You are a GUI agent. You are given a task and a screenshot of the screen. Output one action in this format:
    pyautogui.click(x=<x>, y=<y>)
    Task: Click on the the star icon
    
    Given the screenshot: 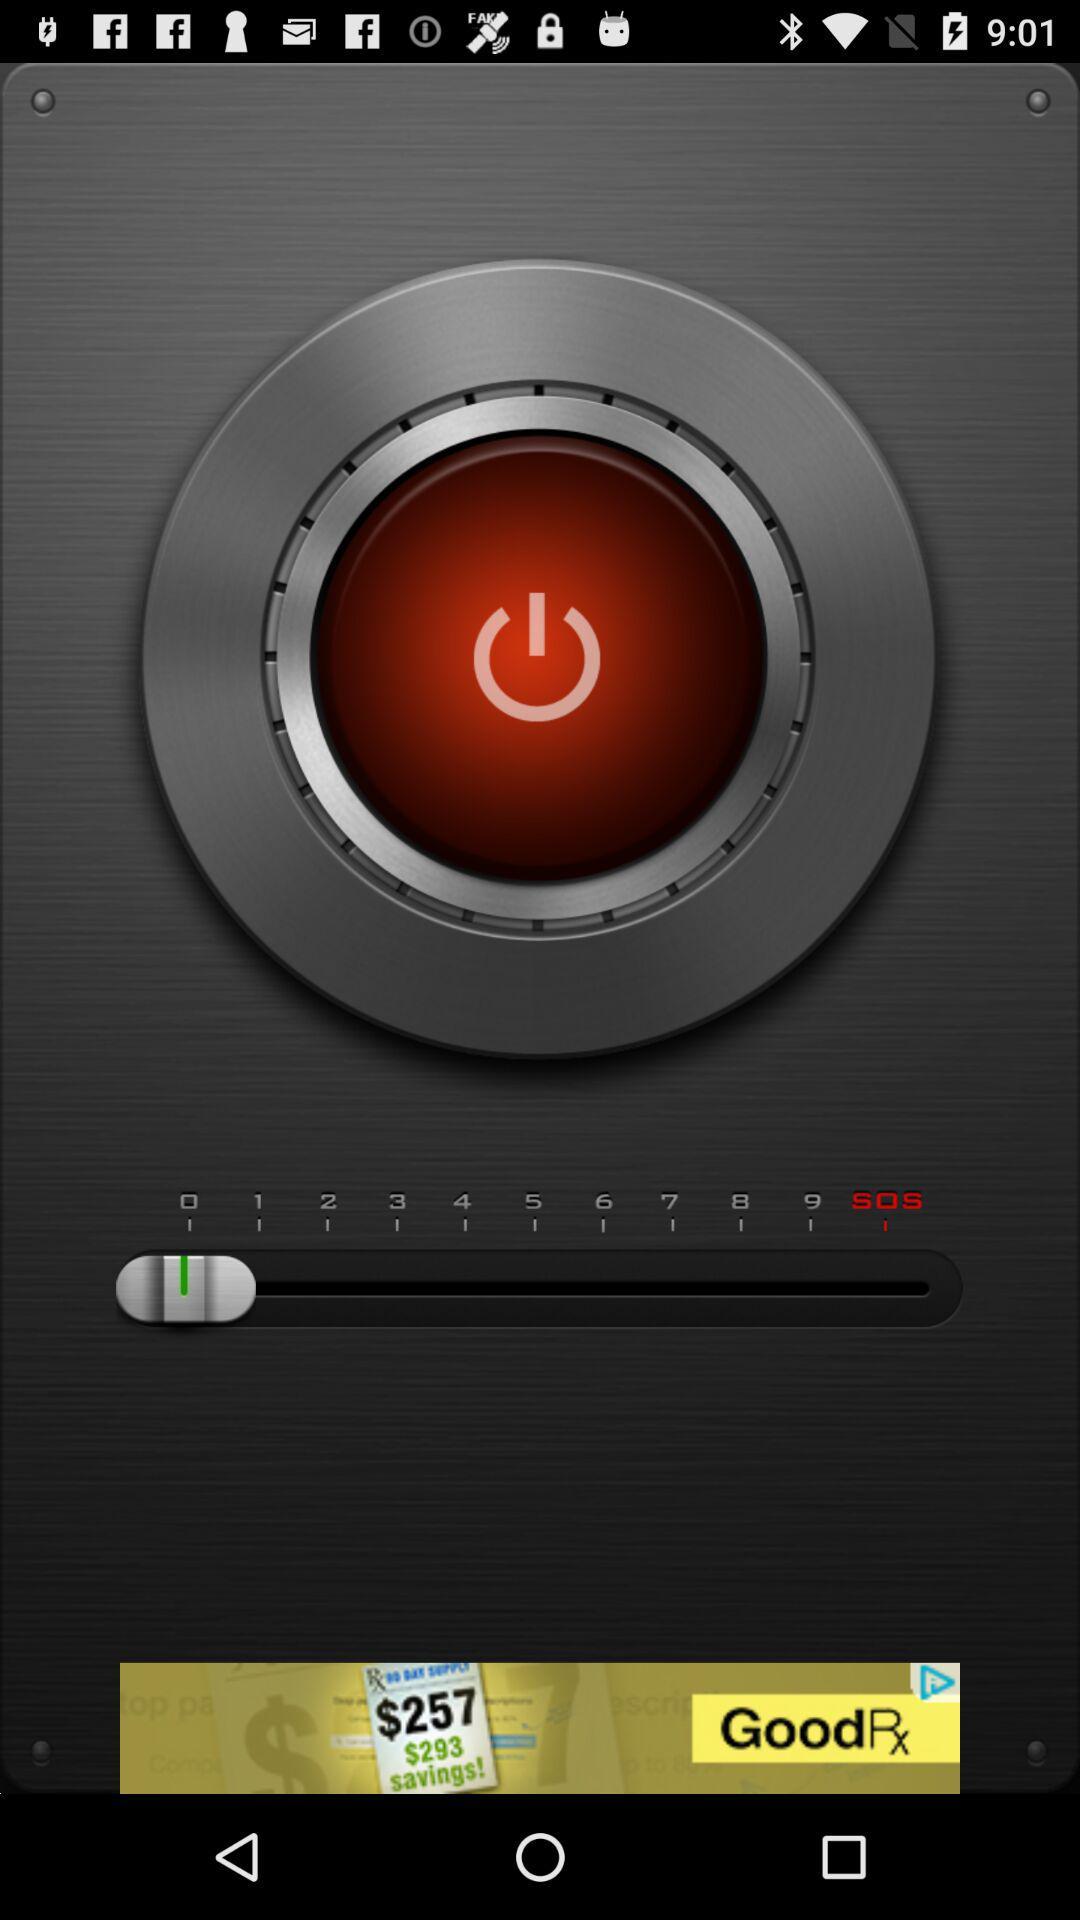 What is the action you would take?
    pyautogui.click(x=64, y=1848)
    